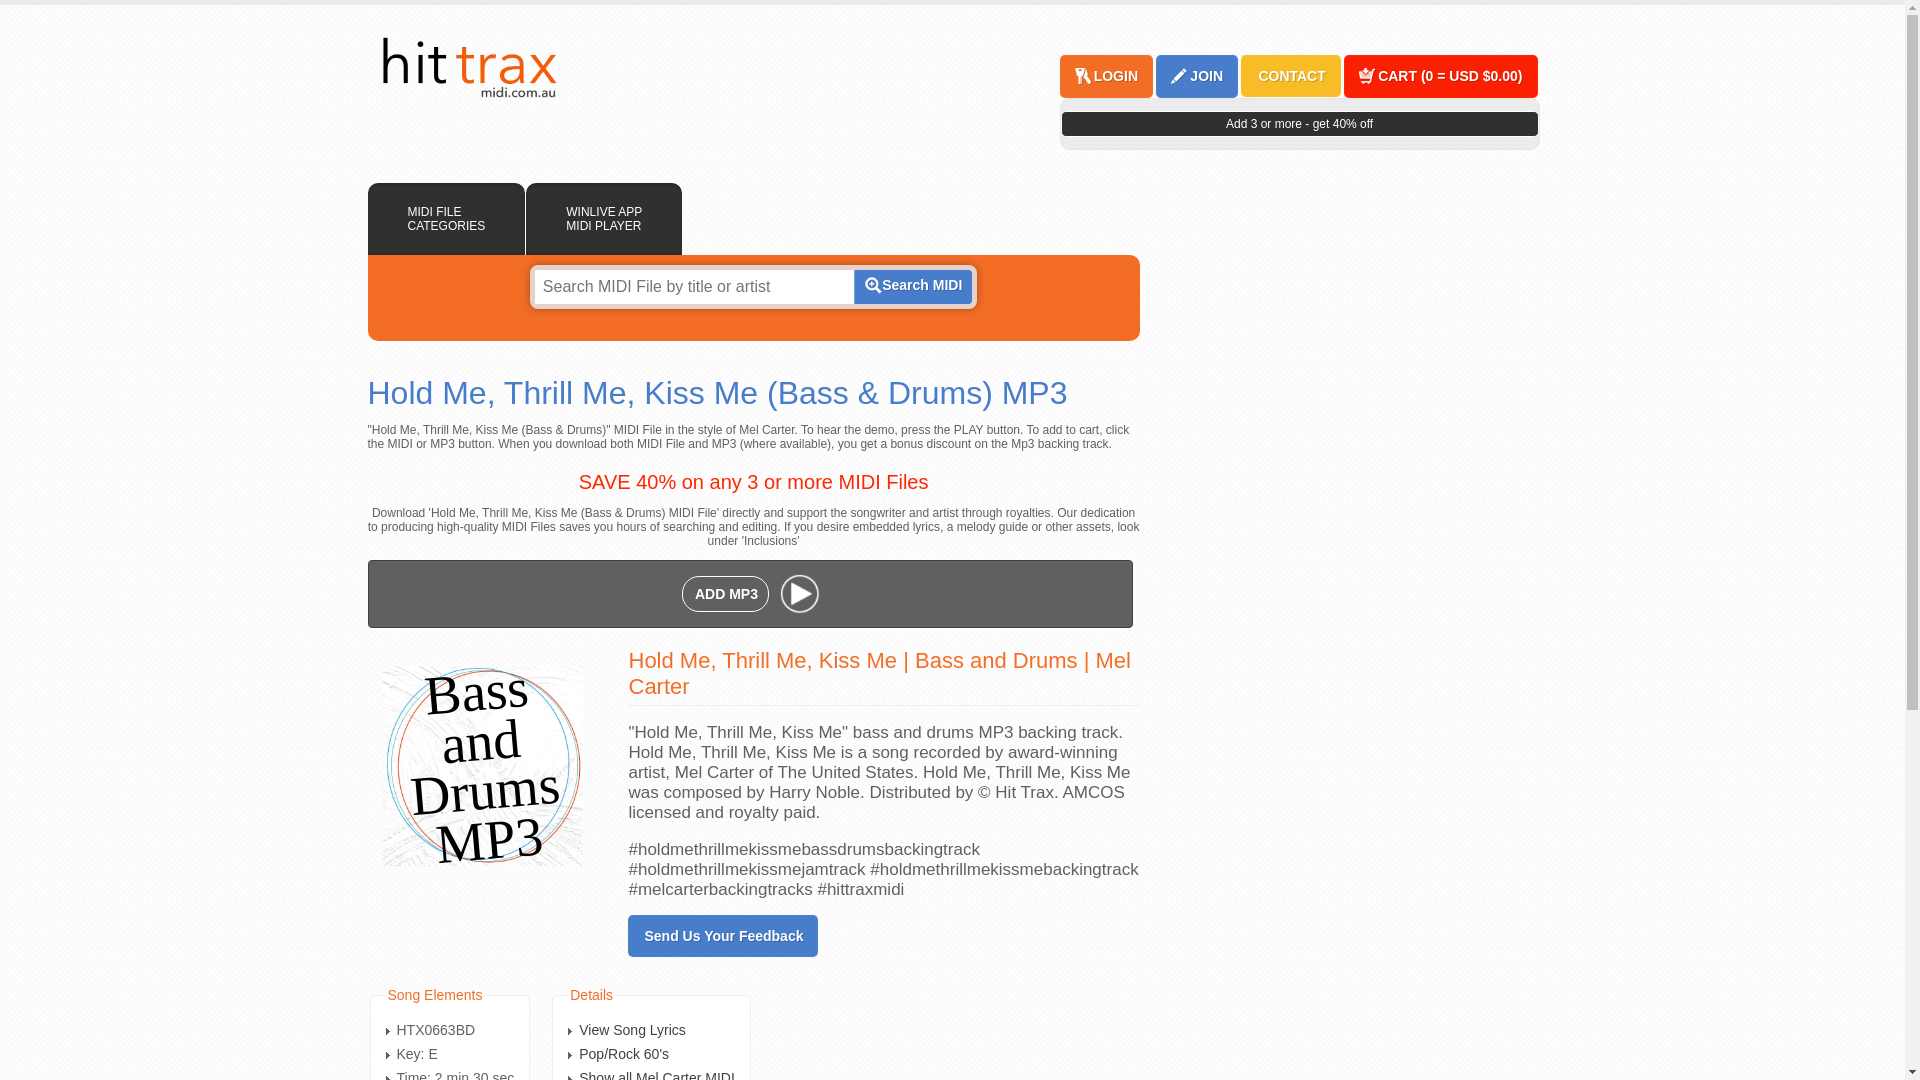 This screenshot has height=1080, width=1920. What do you see at coordinates (911, 286) in the screenshot?
I see `'Search MIDI'` at bounding box center [911, 286].